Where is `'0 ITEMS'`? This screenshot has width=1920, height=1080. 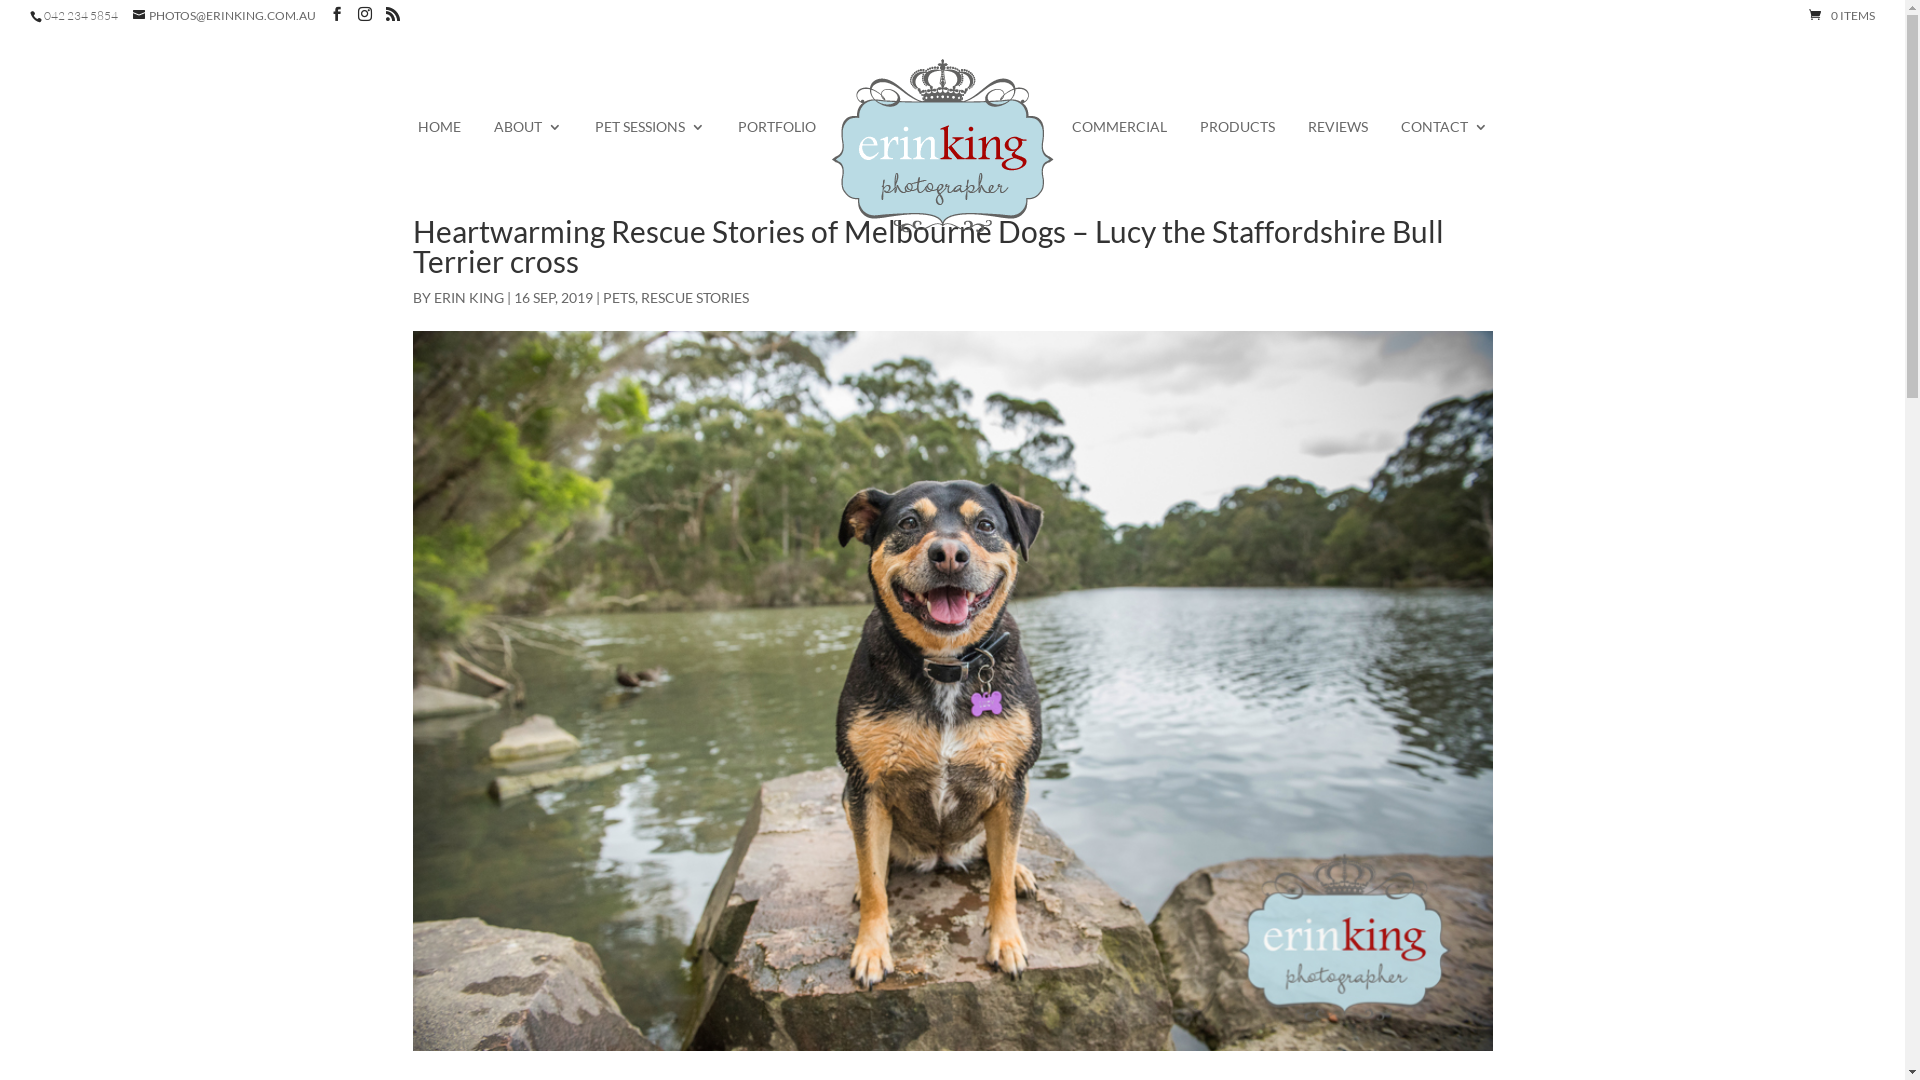 '0 ITEMS' is located at coordinates (1841, 15).